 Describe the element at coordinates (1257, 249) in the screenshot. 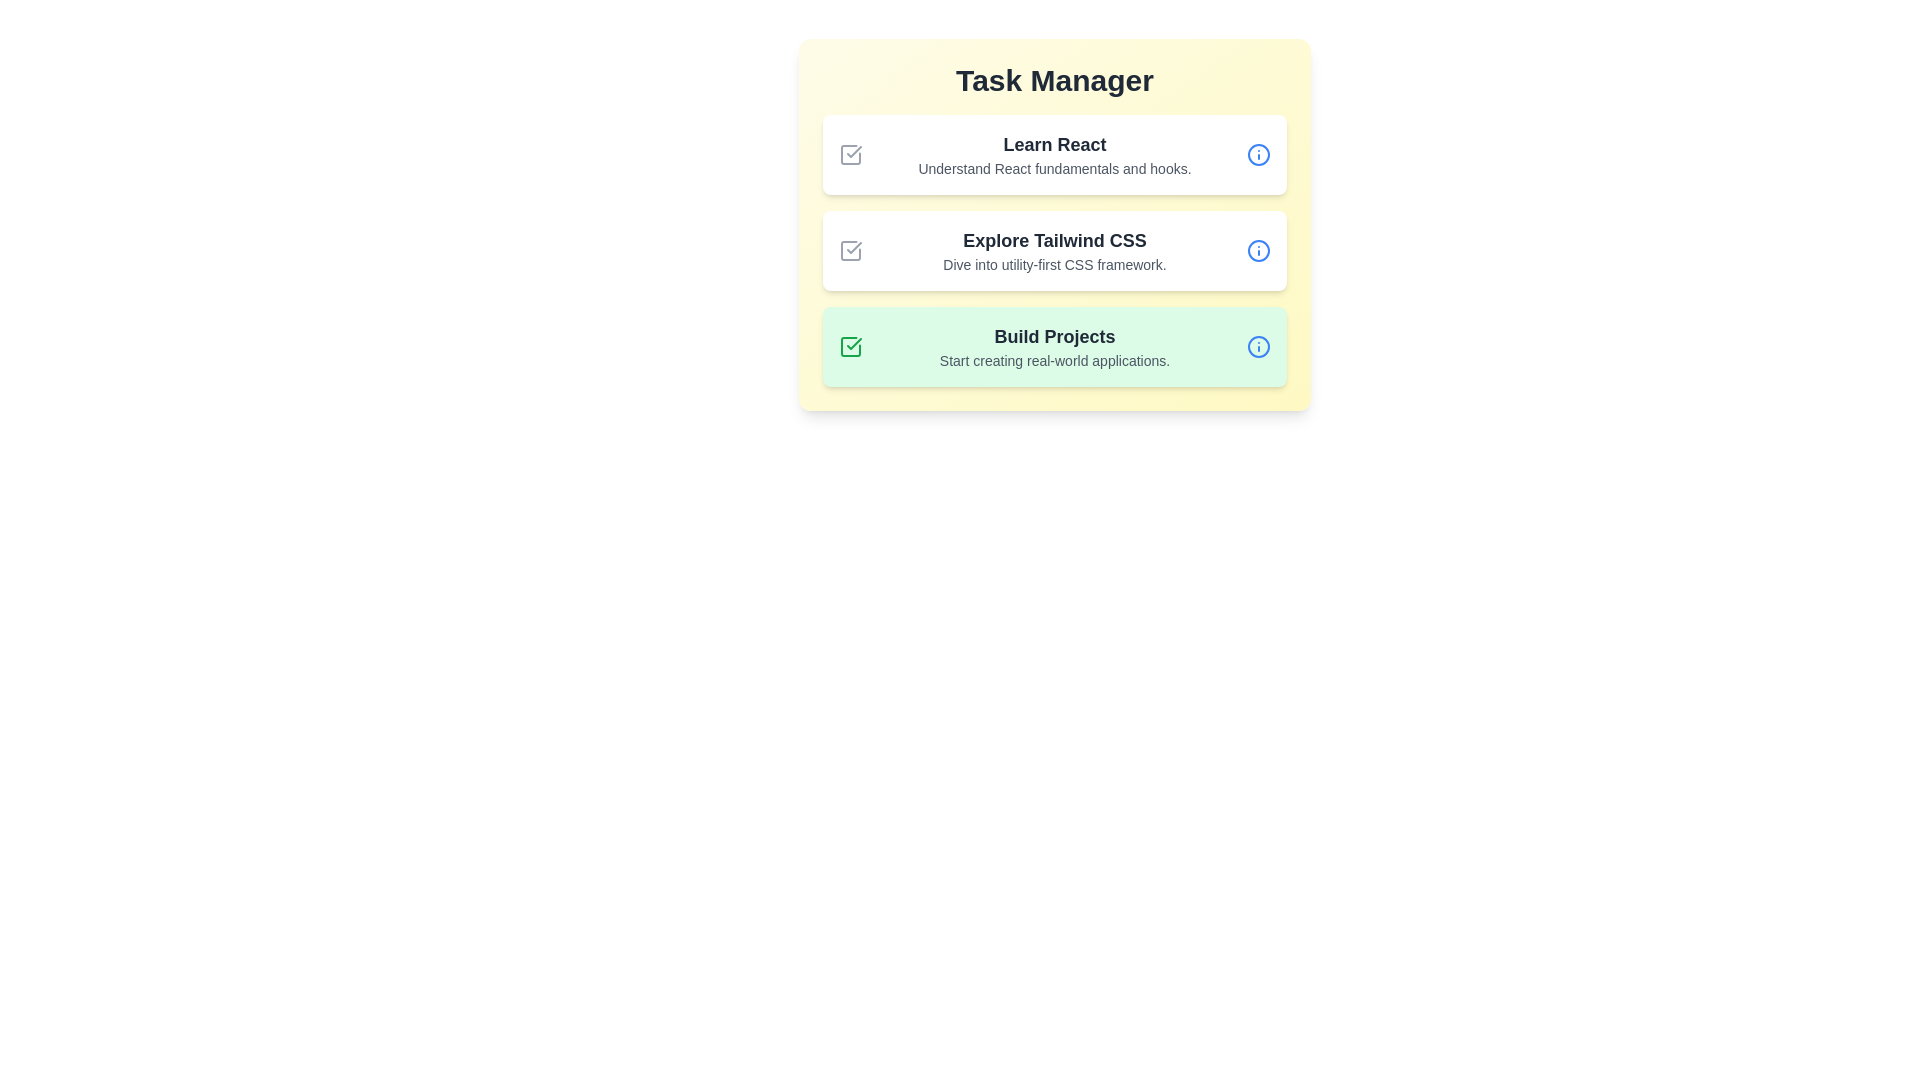

I see `the info icon for the task titled 'Explore Tailwind CSS'` at that location.